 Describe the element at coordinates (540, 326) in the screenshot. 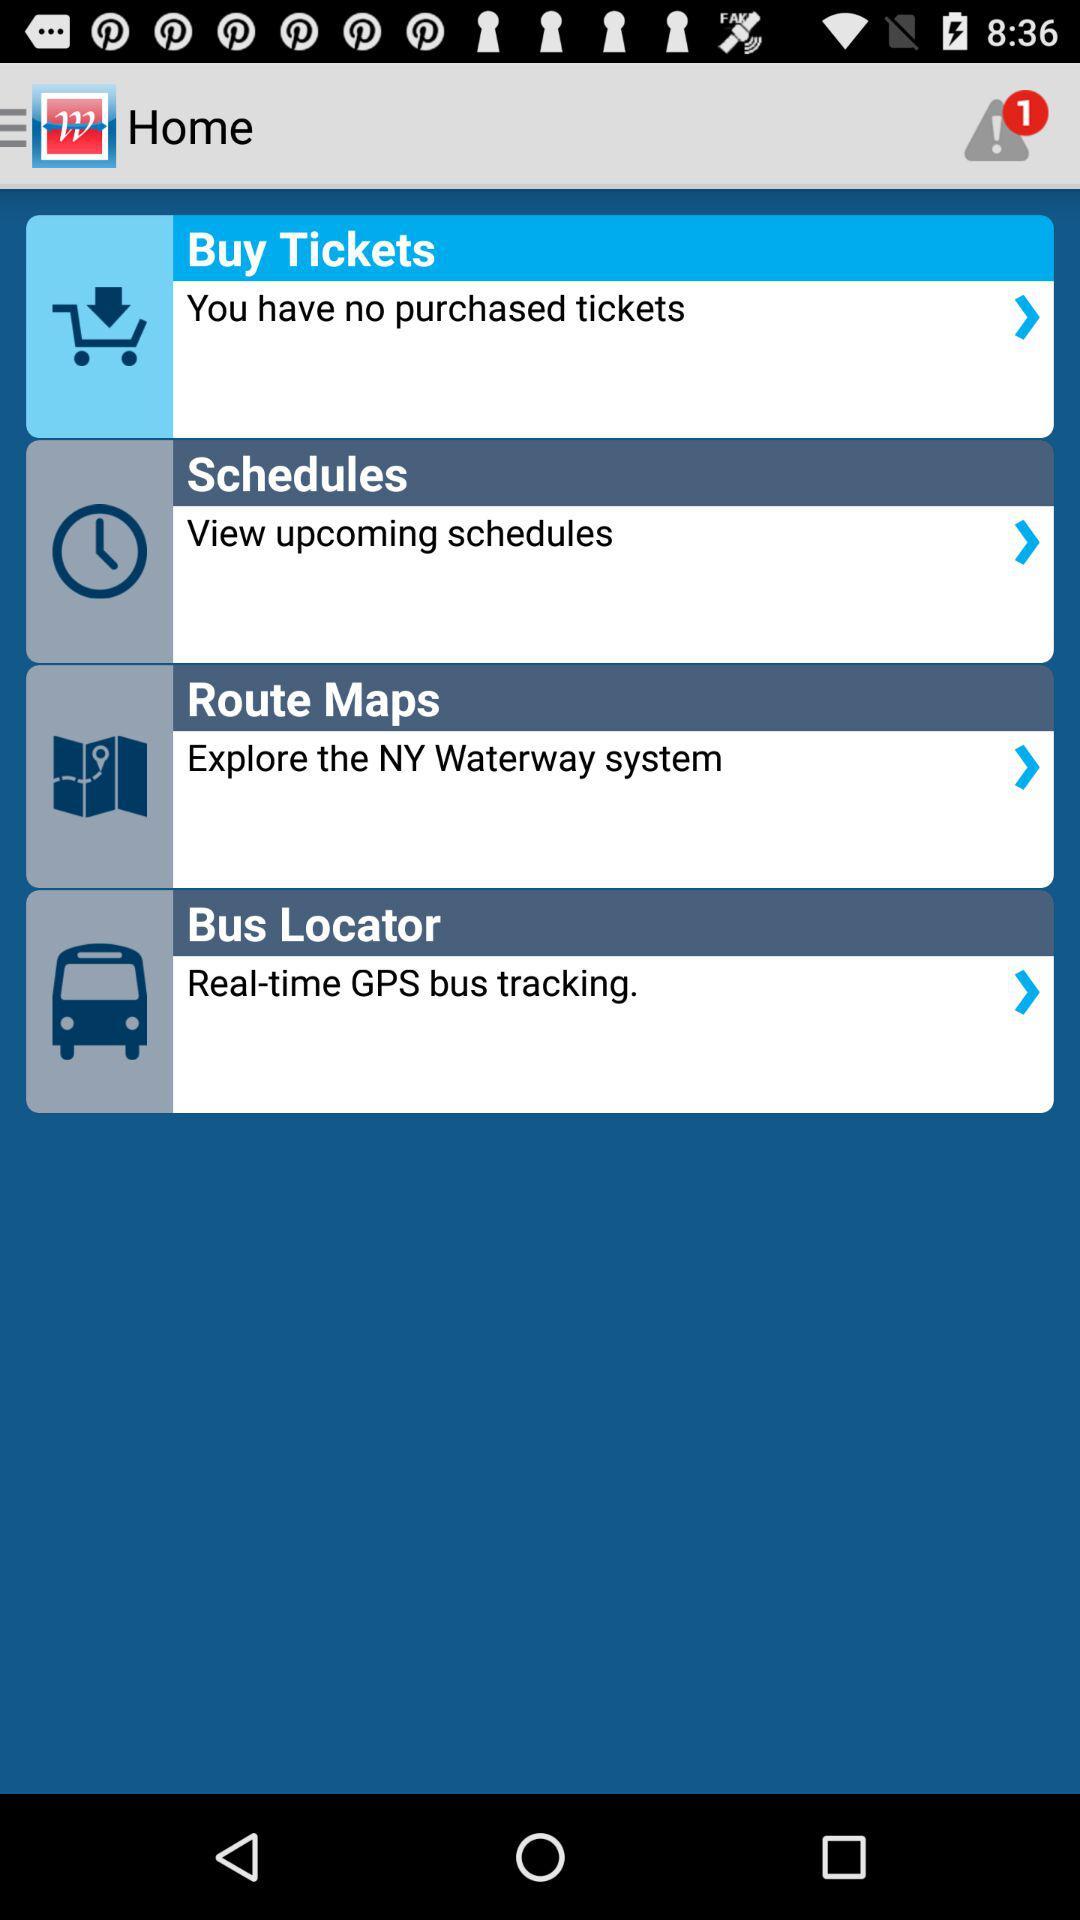

I see `the first row buy tickets` at that location.